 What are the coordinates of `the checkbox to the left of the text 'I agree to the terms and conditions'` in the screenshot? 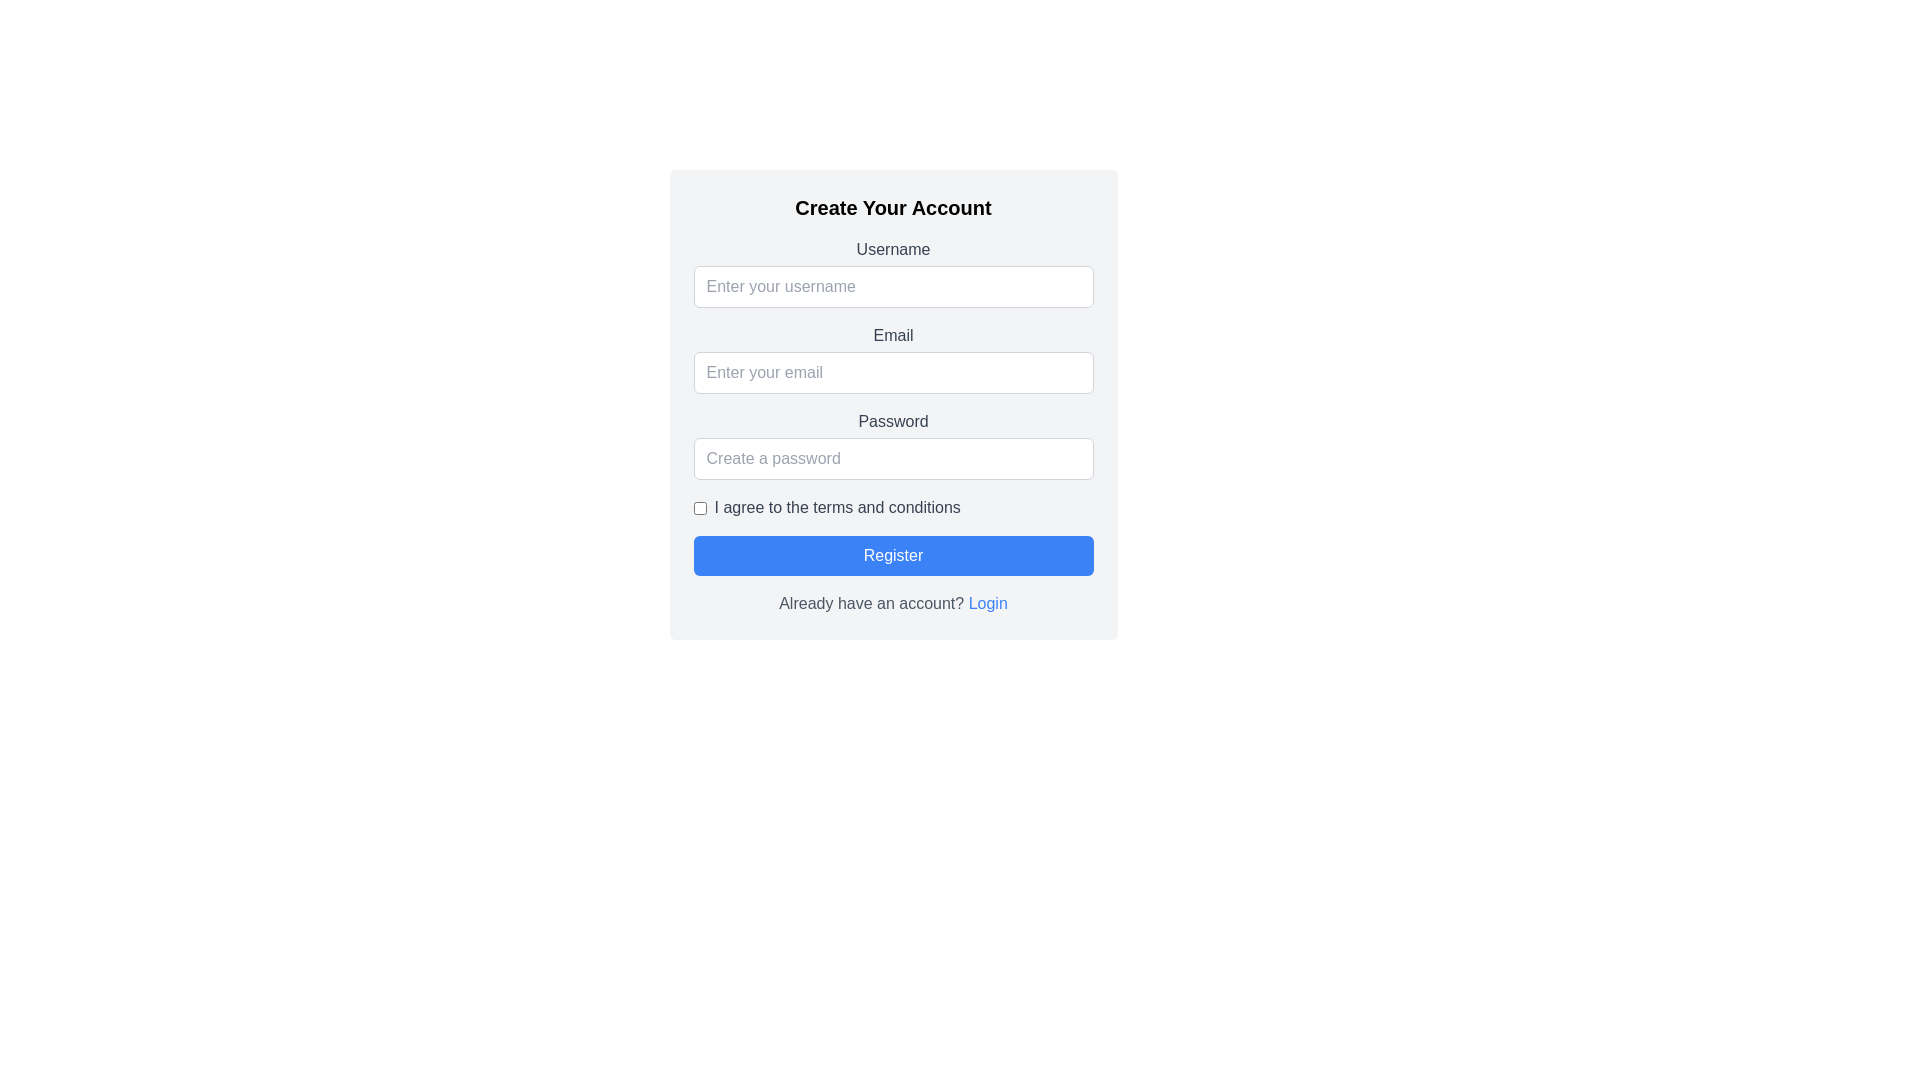 It's located at (700, 507).